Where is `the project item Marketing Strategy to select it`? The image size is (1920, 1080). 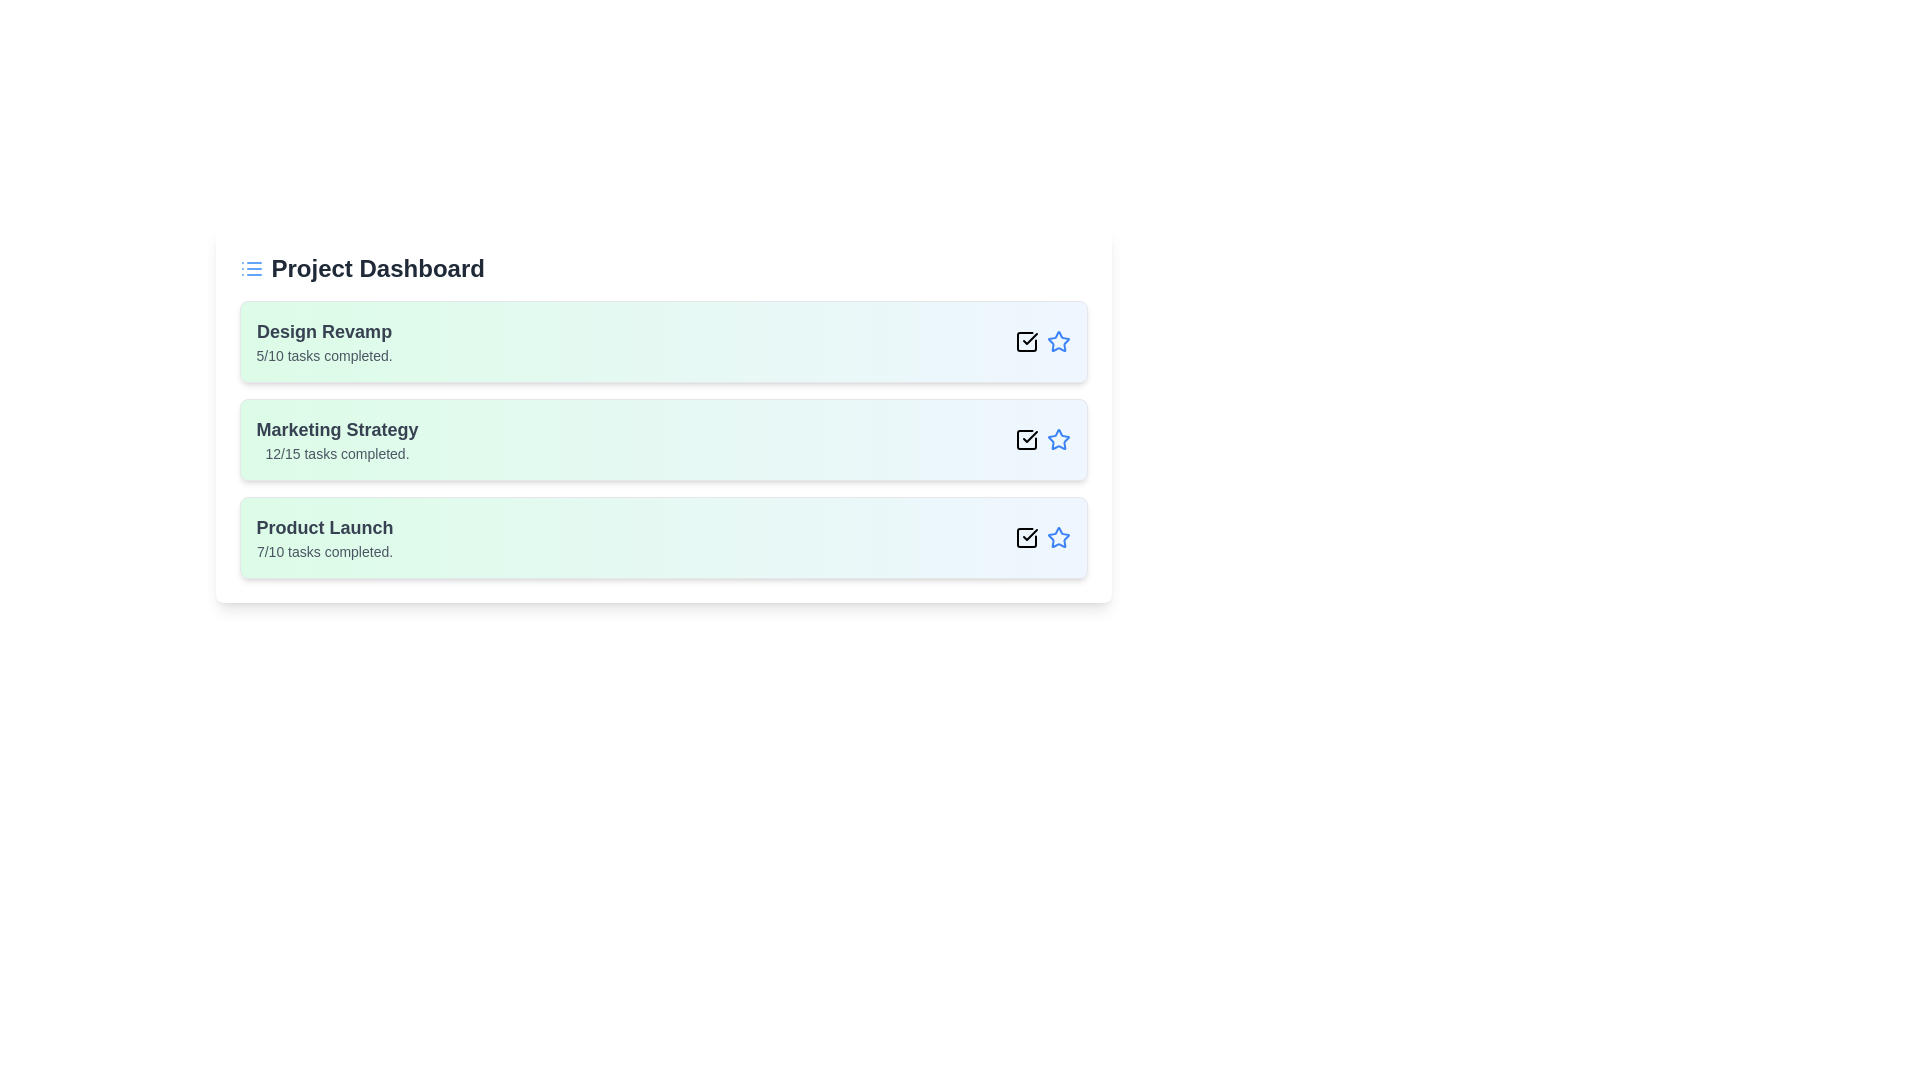 the project item Marketing Strategy to select it is located at coordinates (663, 438).